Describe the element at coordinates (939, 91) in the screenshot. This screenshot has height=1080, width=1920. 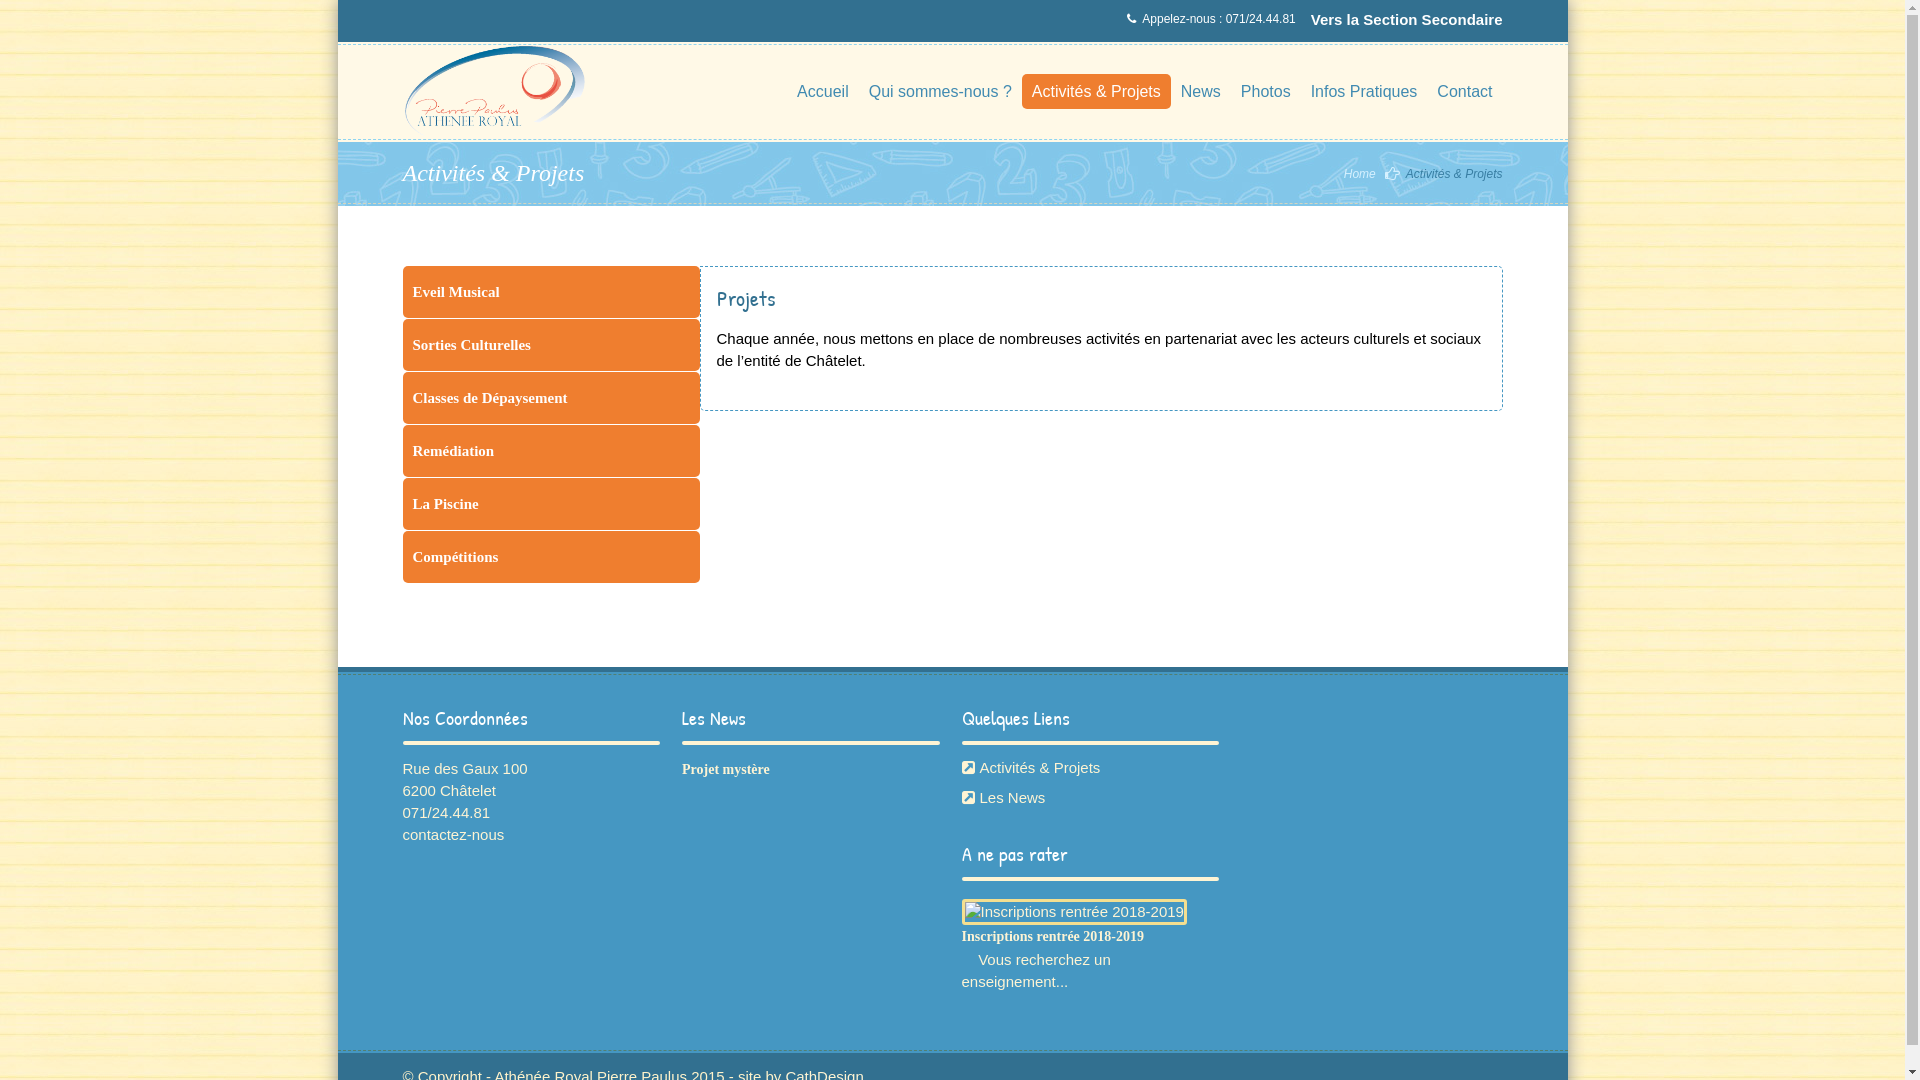
I see `'Qui sommes-nous ?'` at that location.